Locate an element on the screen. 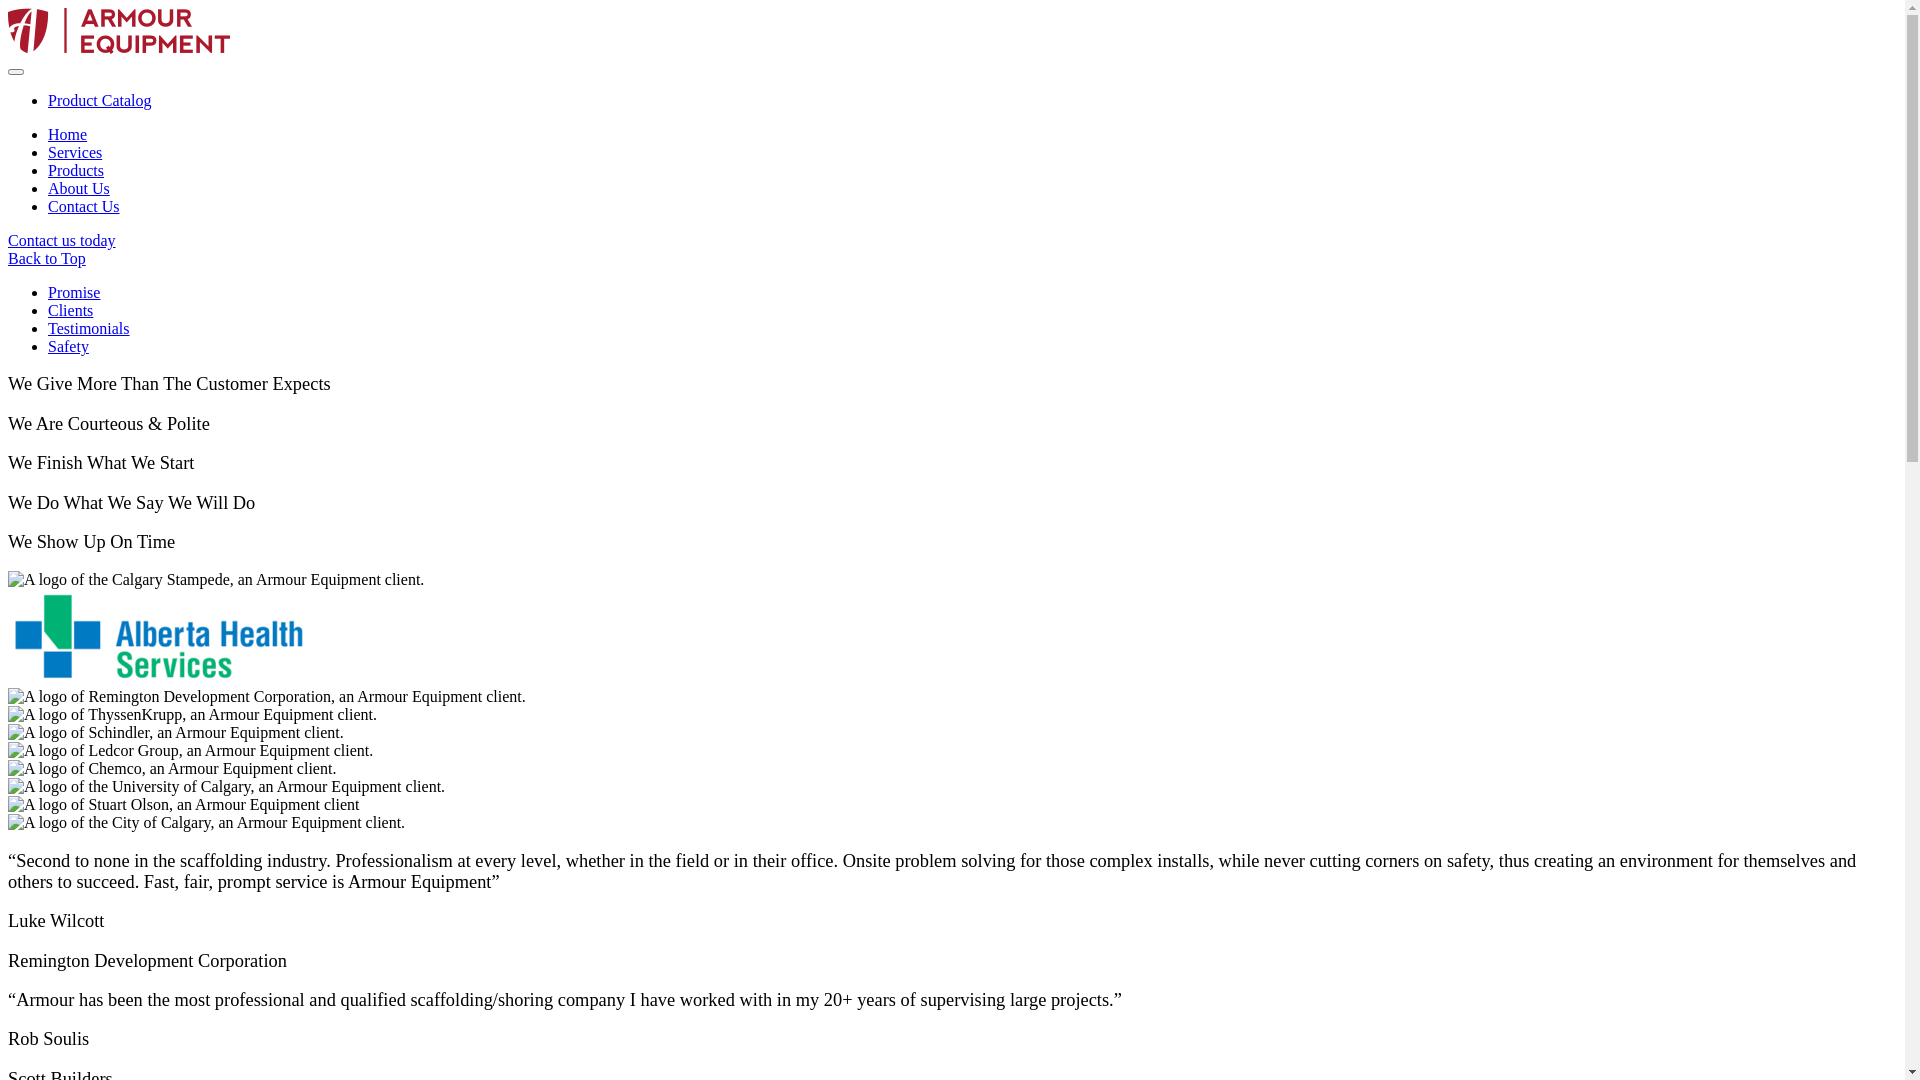 Image resolution: width=1920 pixels, height=1080 pixels. 'Contact us today' is located at coordinates (62, 239).